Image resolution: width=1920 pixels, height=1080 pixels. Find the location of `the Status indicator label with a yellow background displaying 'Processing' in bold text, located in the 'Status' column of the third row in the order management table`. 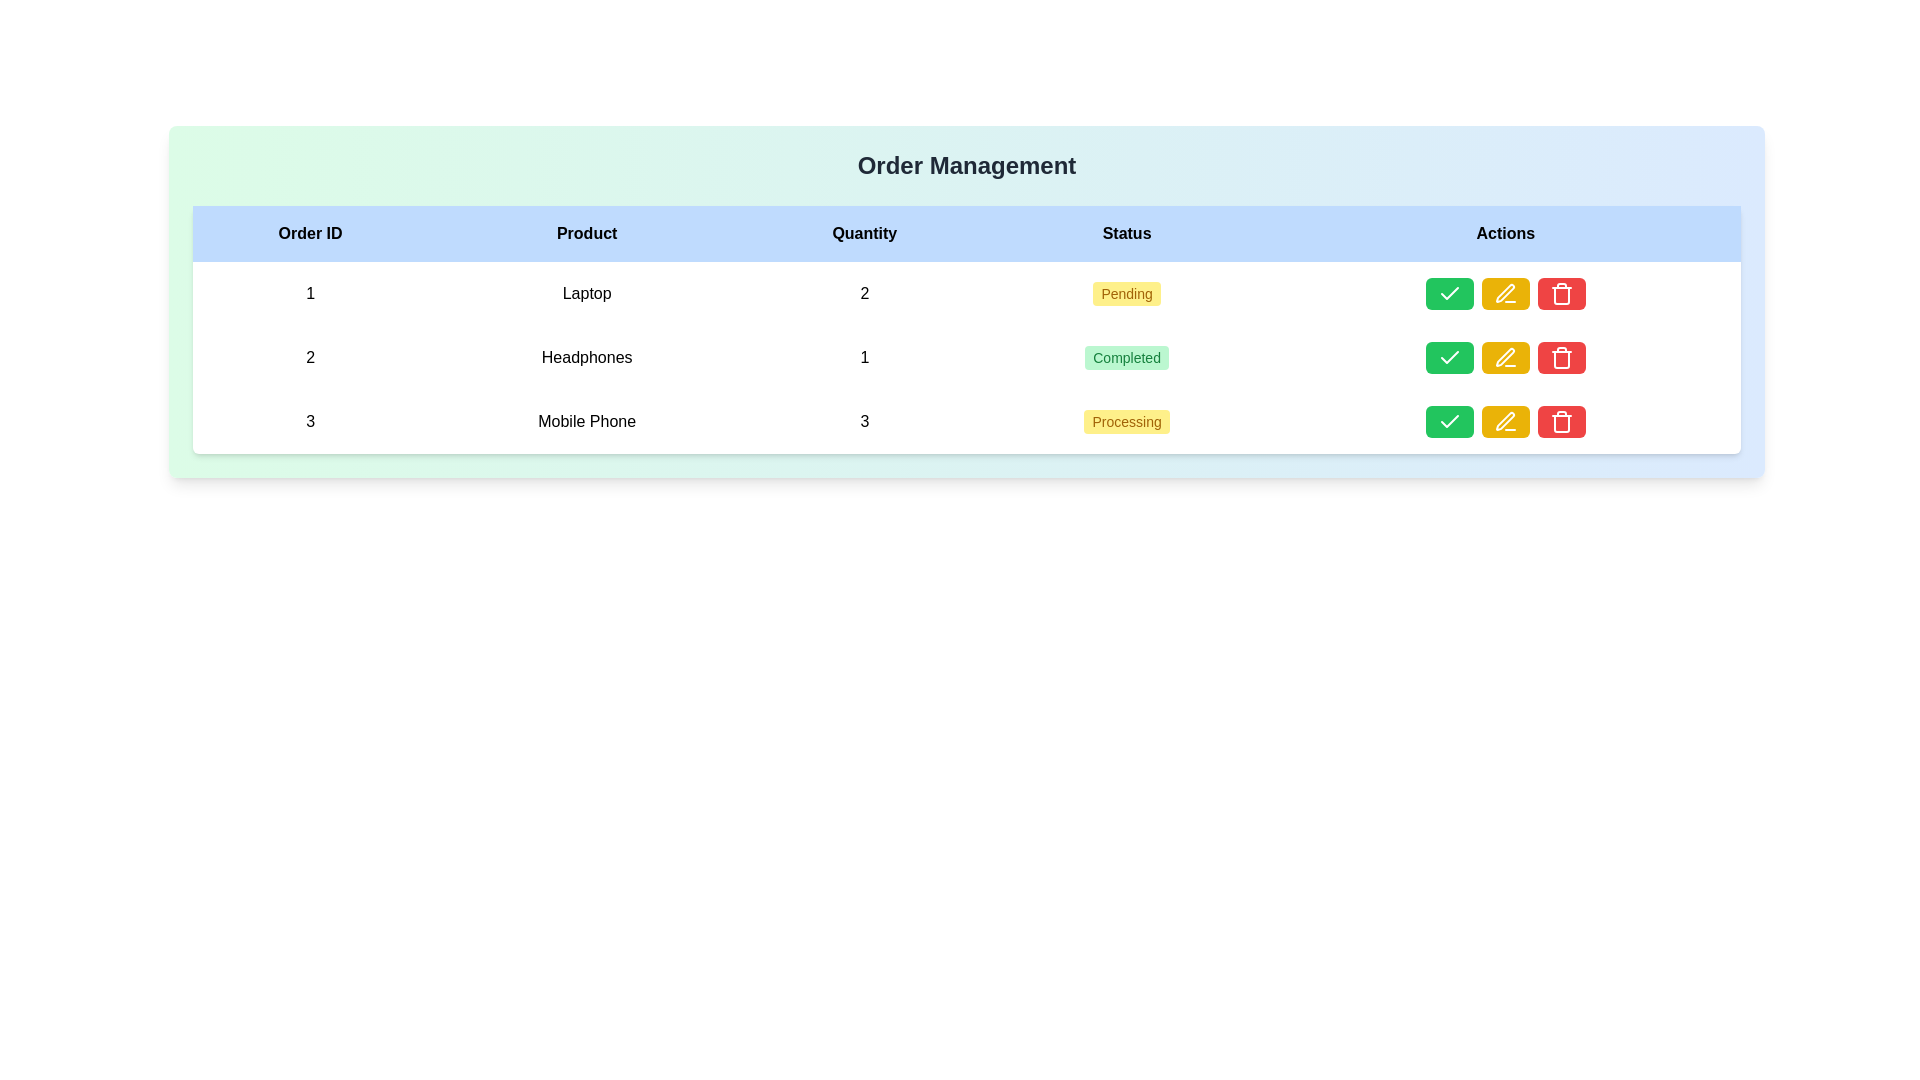

the Status indicator label with a yellow background displaying 'Processing' in bold text, located in the 'Status' column of the third row in the order management table is located at coordinates (1127, 420).